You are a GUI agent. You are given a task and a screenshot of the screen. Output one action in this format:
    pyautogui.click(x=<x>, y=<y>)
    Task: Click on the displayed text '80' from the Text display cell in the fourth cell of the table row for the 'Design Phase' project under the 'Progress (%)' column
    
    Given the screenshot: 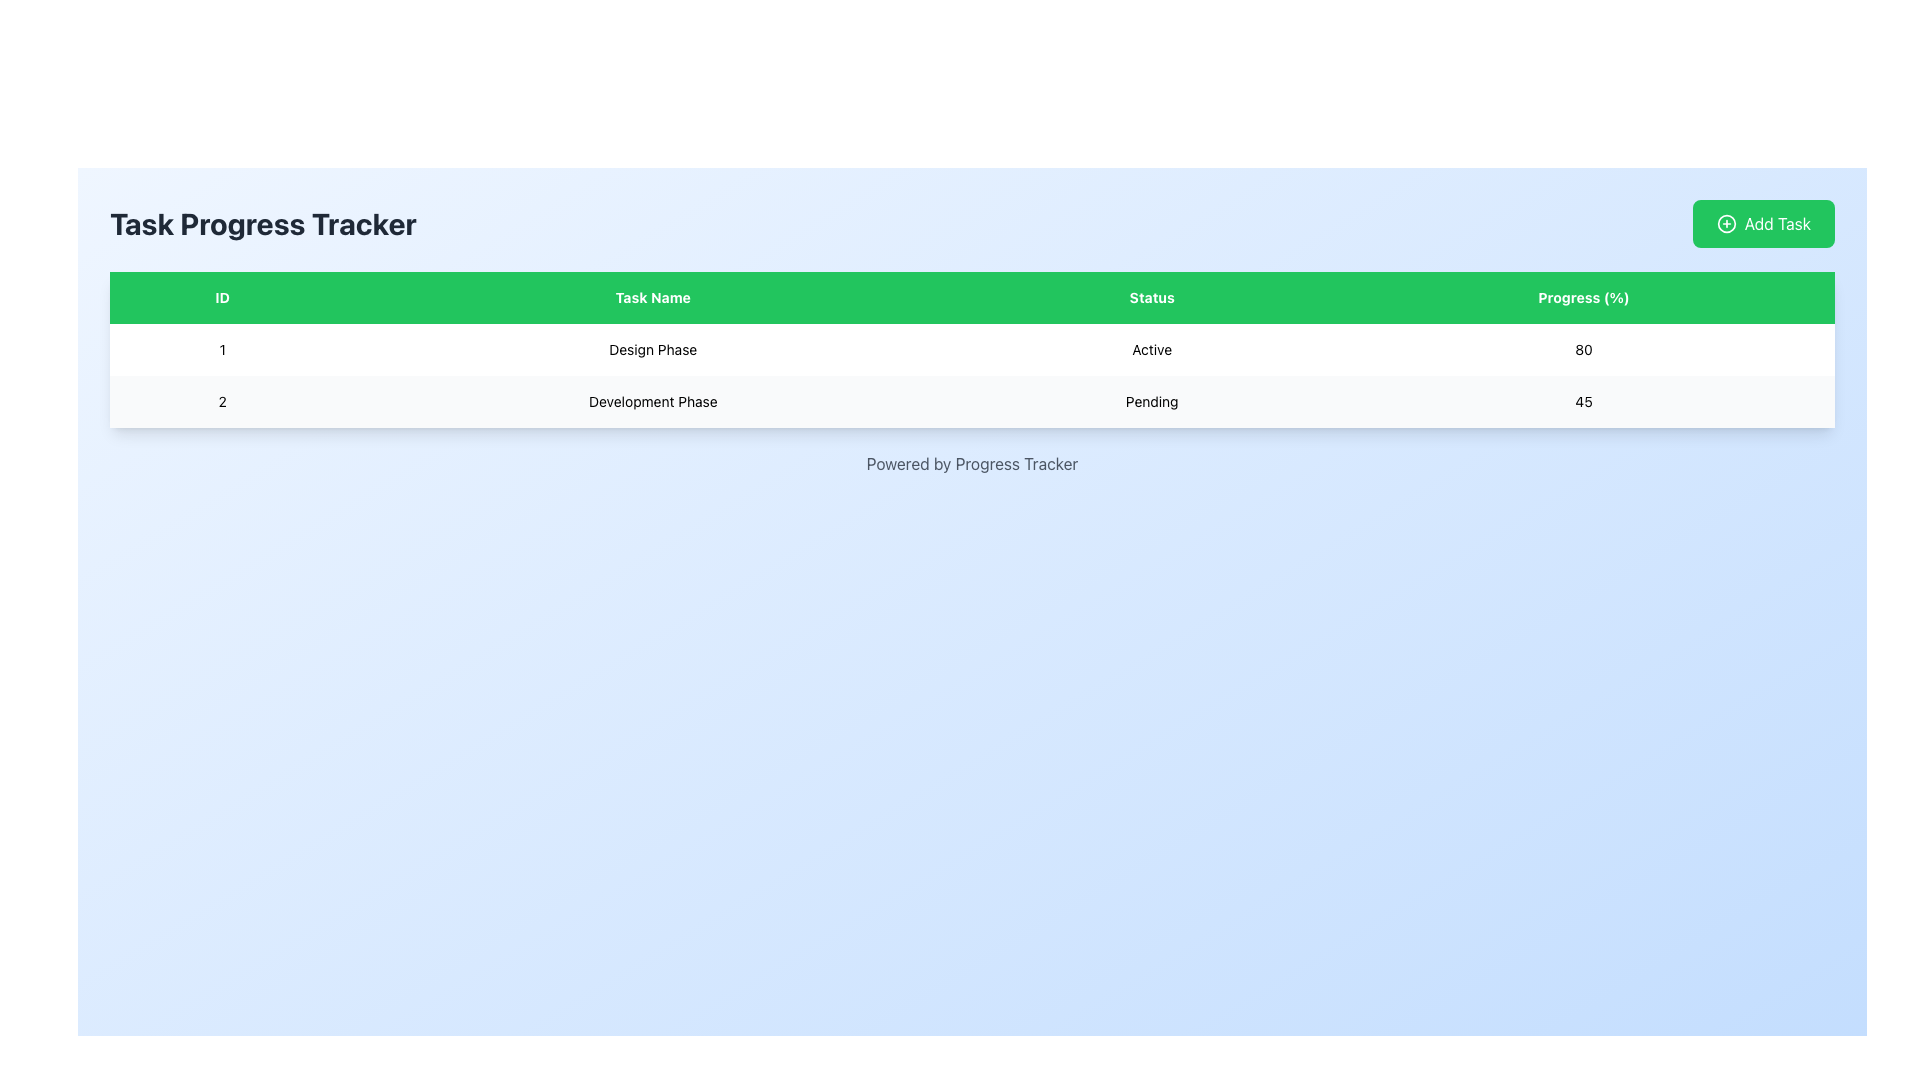 What is the action you would take?
    pyautogui.click(x=1583, y=349)
    